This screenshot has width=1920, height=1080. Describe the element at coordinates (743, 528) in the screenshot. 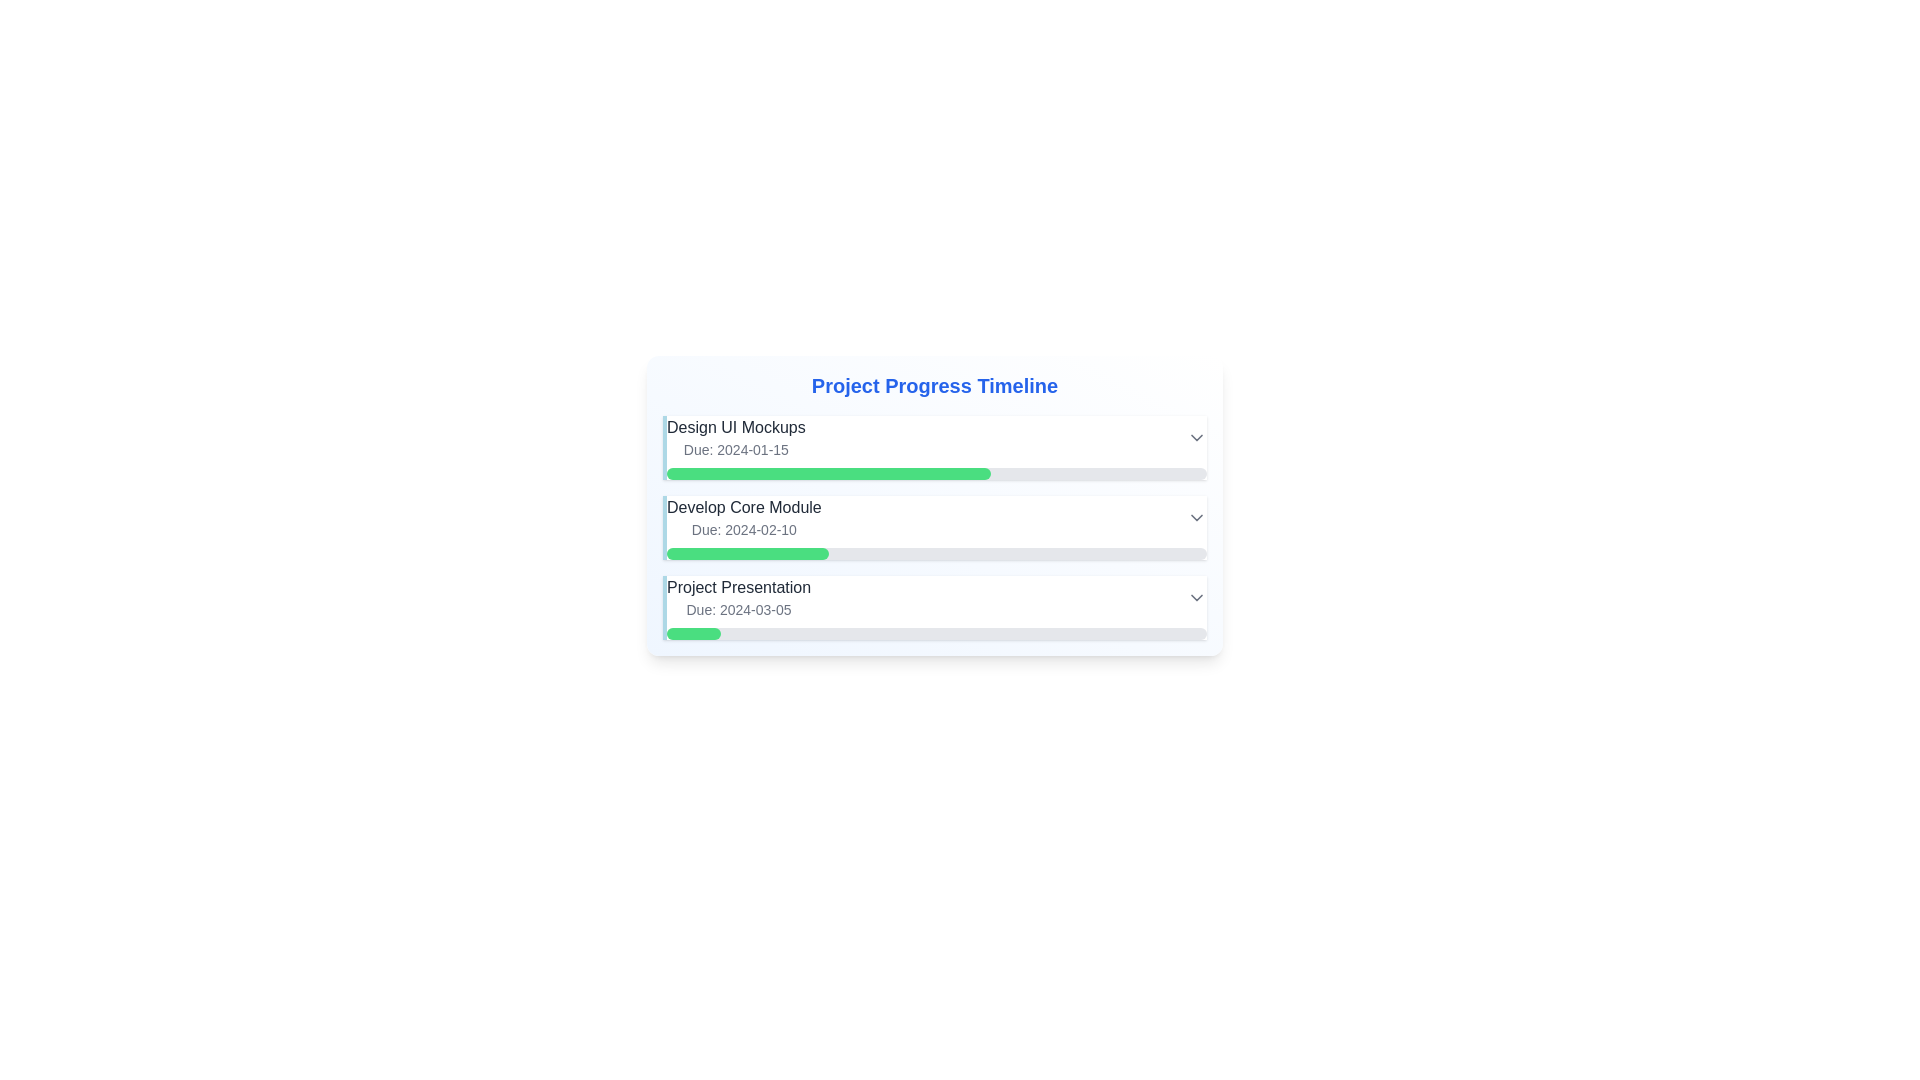

I see `the Text Label displaying the due date for the task 'Develop Core Module', which is located directly below the task description and aligned to the left margin` at that location.